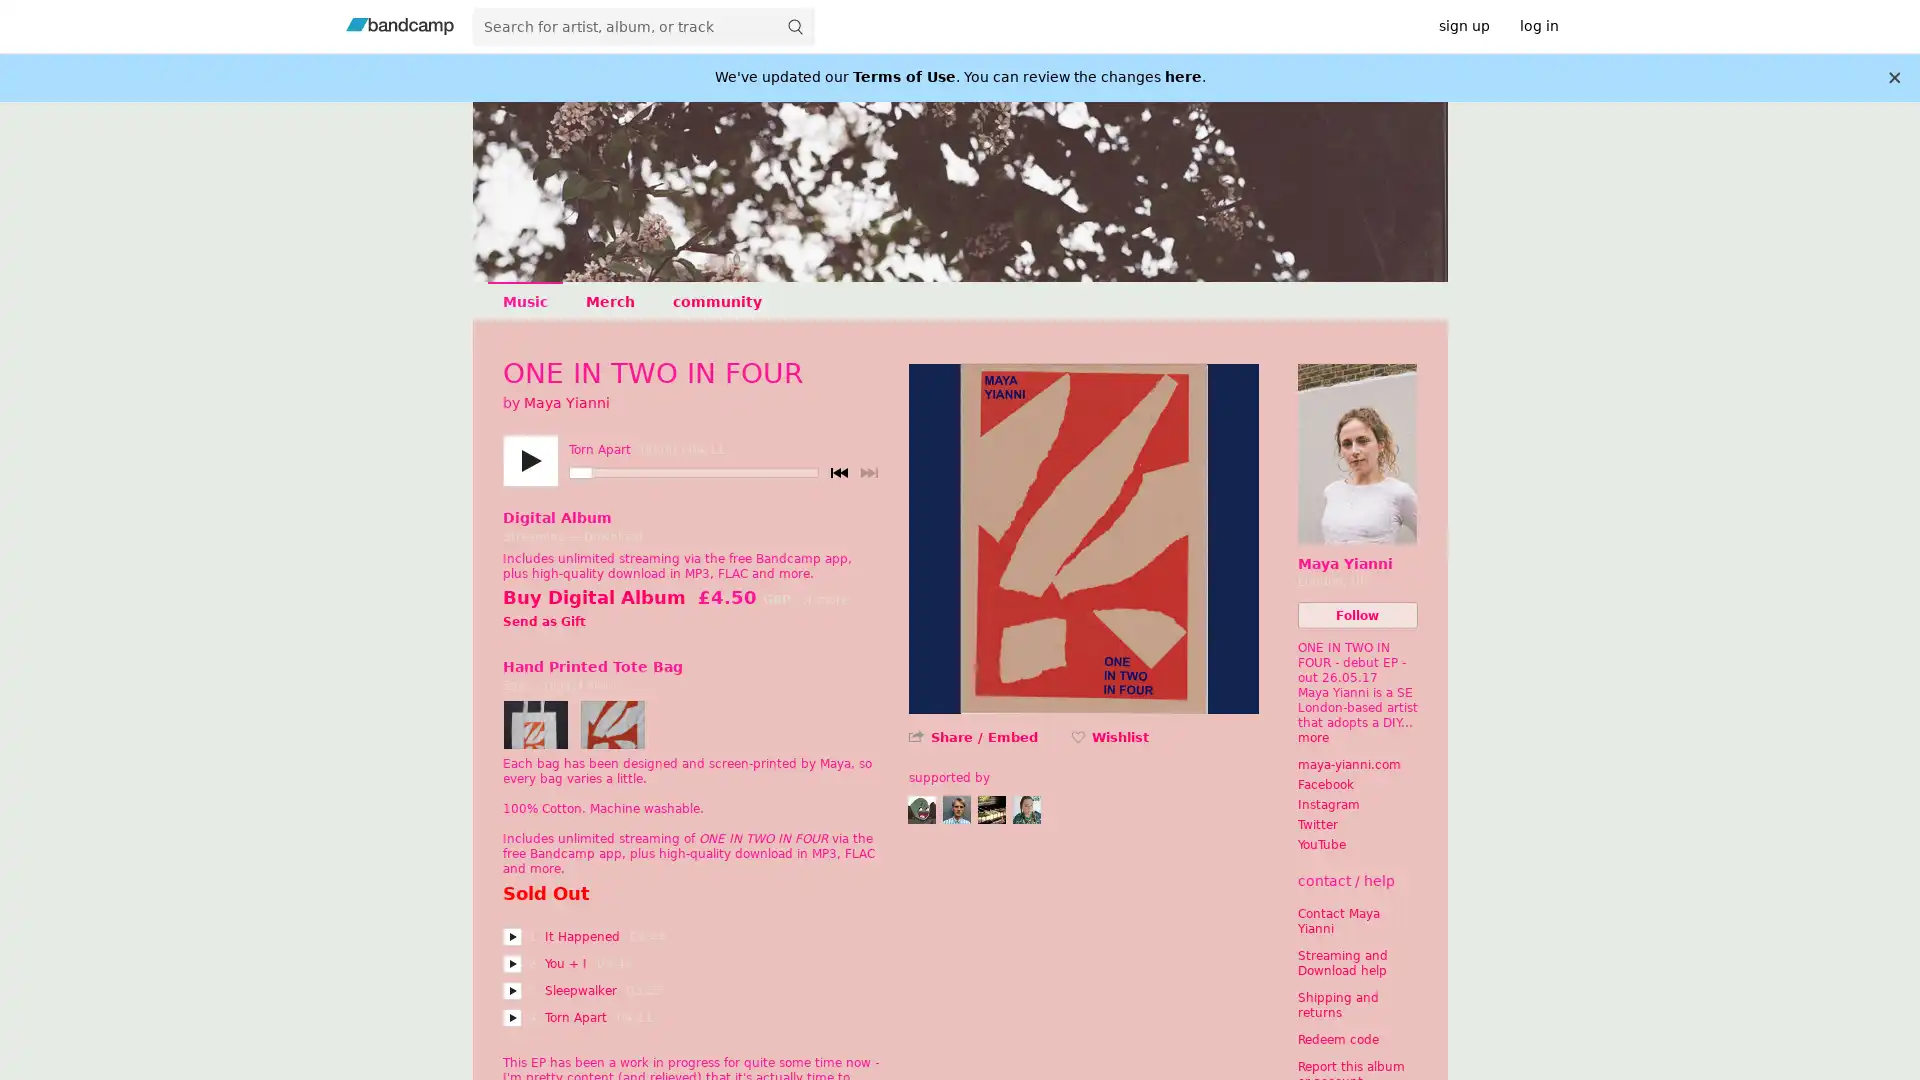 The image size is (1920, 1080). Describe the element at coordinates (556, 516) in the screenshot. I see `Digital Album` at that location.